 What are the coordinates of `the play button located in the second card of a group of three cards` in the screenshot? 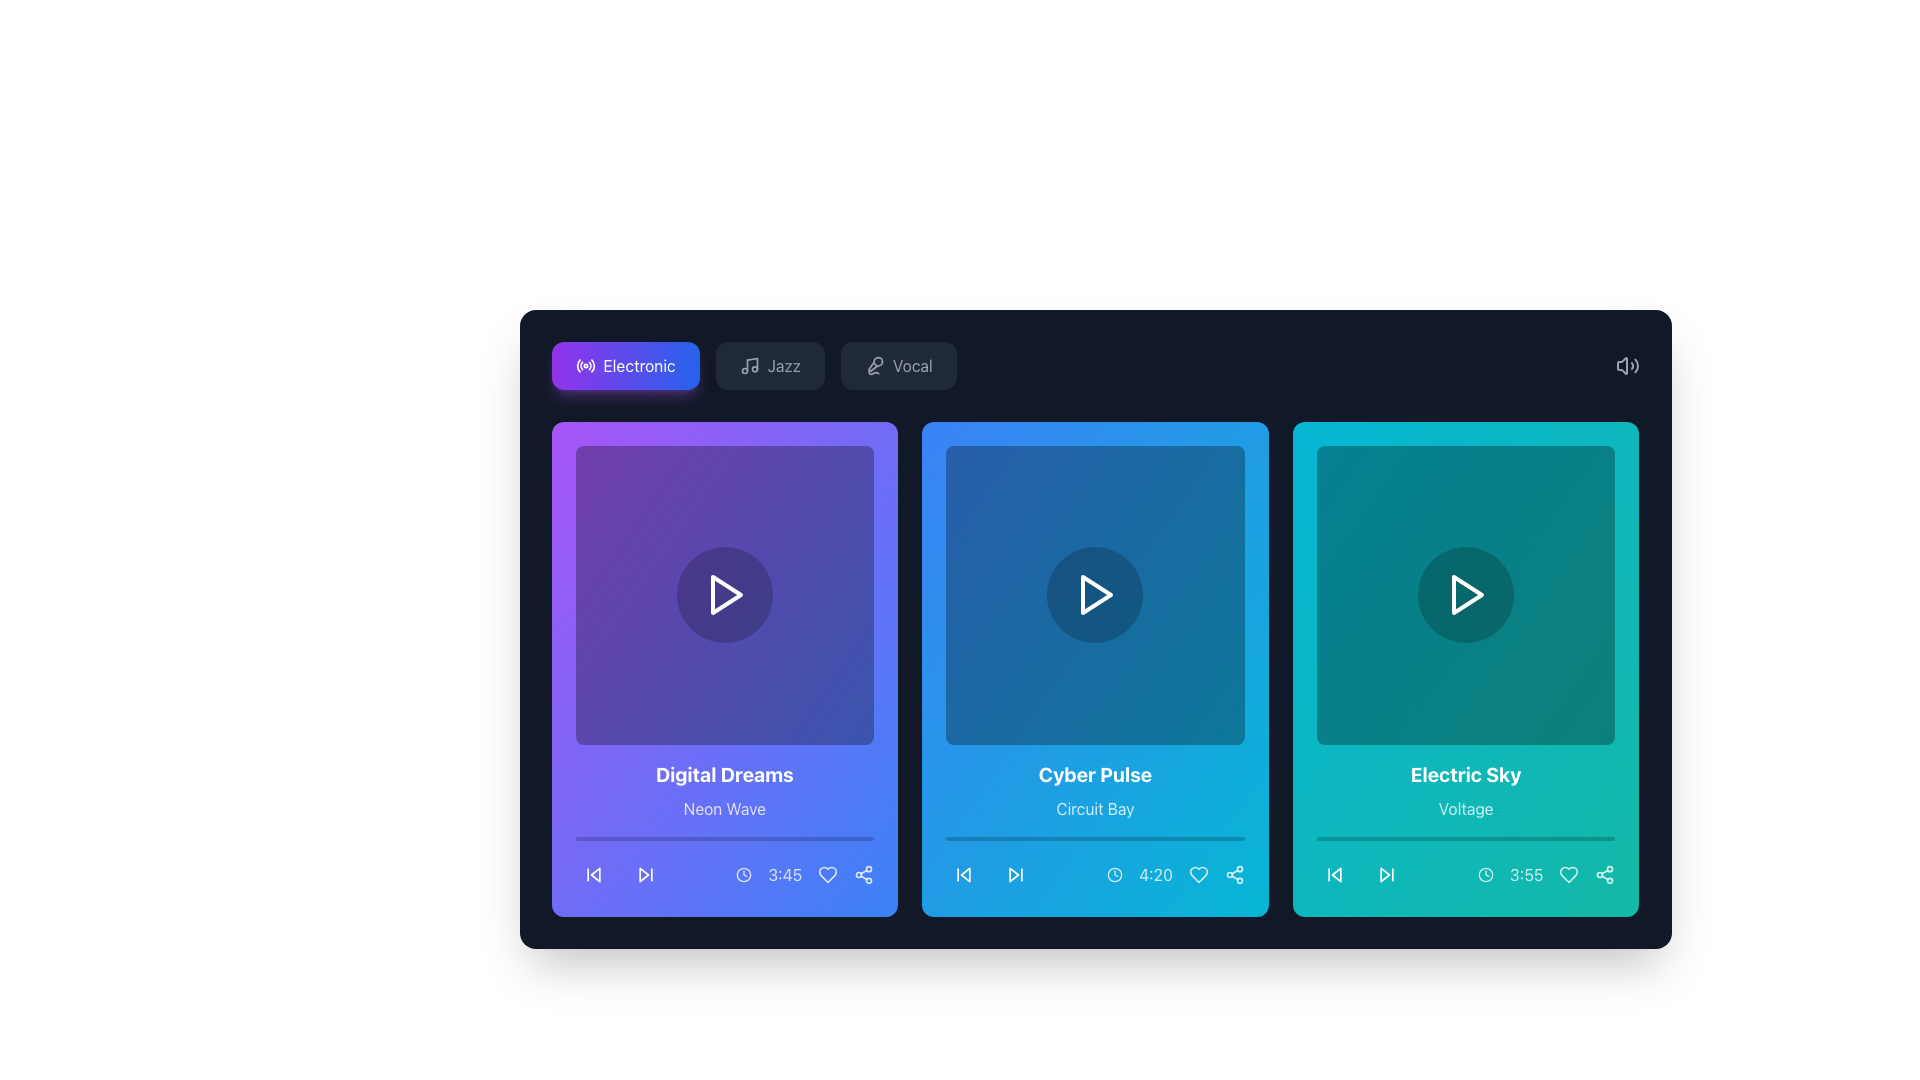 It's located at (1094, 594).